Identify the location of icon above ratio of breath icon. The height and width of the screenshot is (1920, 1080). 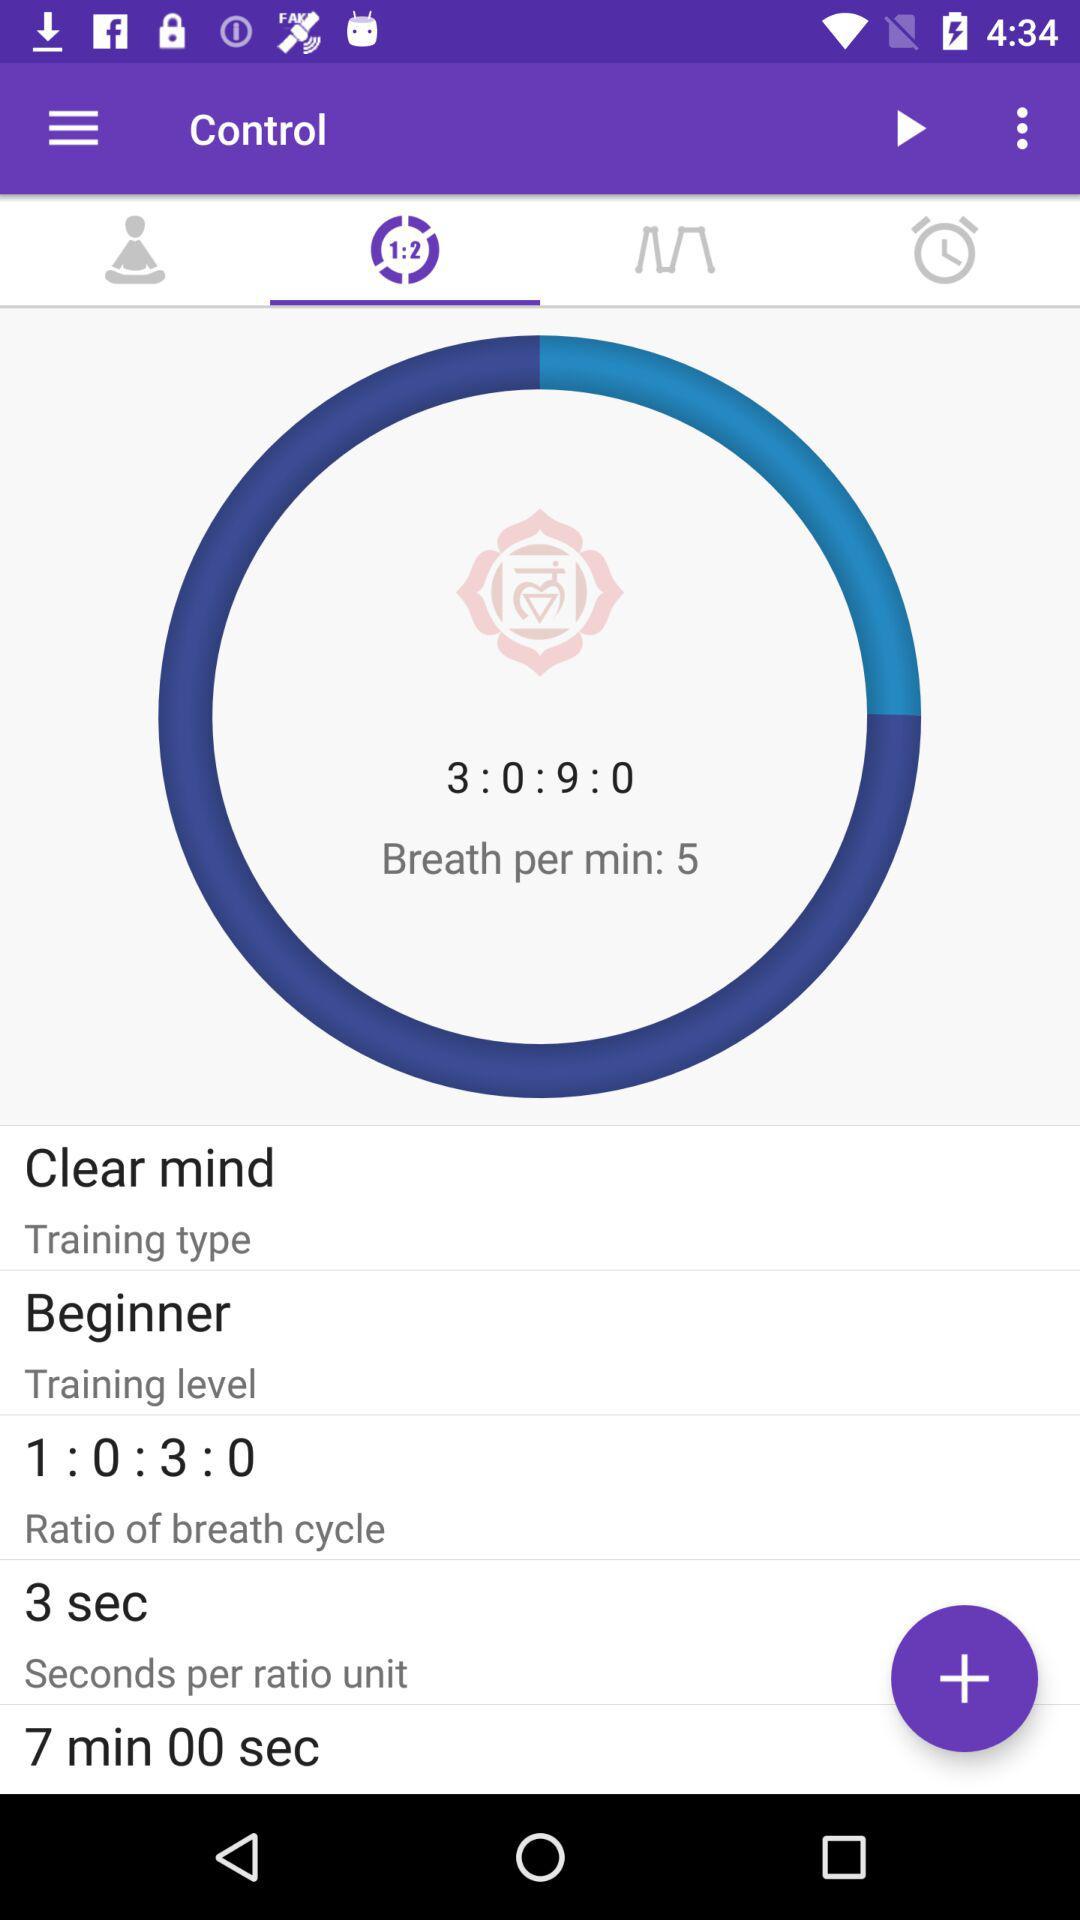
(540, 1455).